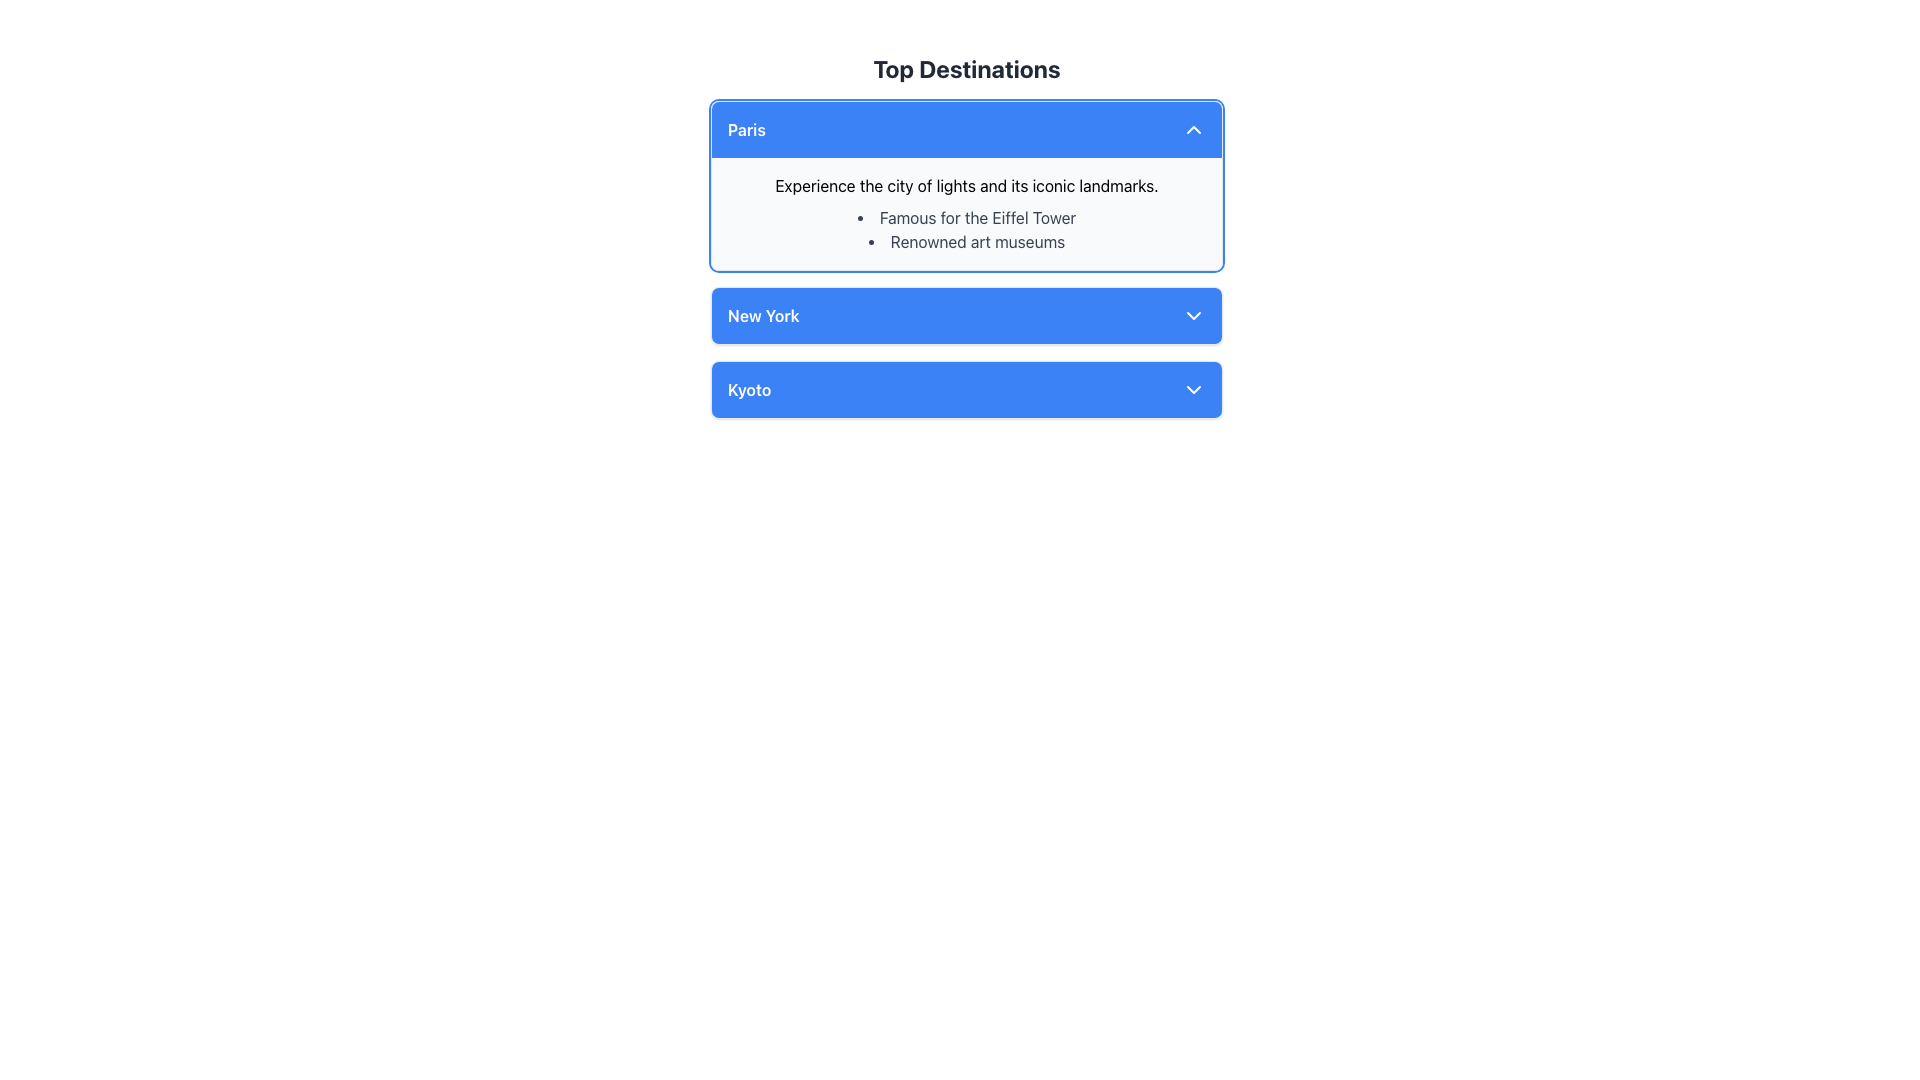 The width and height of the screenshot is (1920, 1080). Describe the element at coordinates (966, 218) in the screenshot. I see `the text string 'Famous for the Eiffel Tower' which is styled with a gray font color and is the first item in a bulleted list under the 'Paris' section` at that location.